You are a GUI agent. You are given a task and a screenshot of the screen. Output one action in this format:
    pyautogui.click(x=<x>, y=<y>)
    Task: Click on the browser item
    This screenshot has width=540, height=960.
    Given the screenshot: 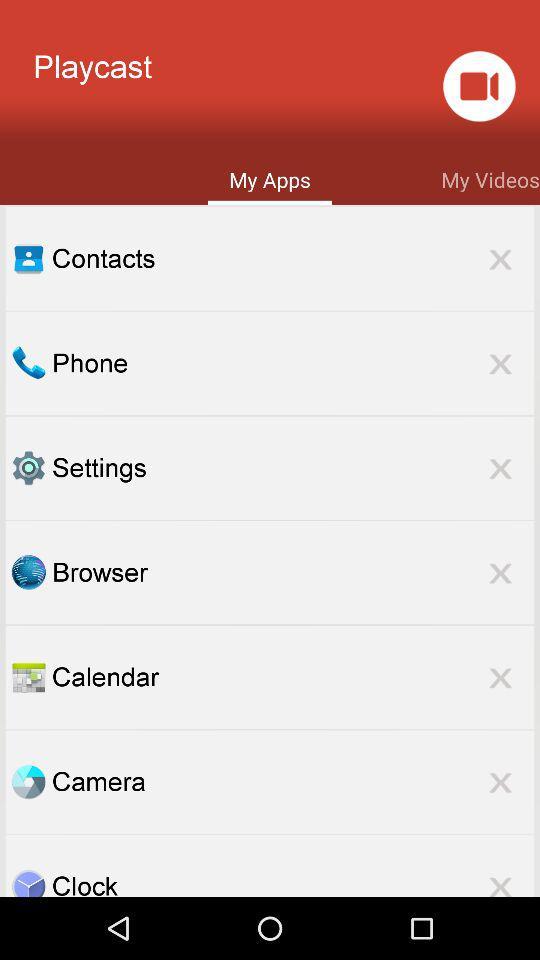 What is the action you would take?
    pyautogui.click(x=292, y=572)
    